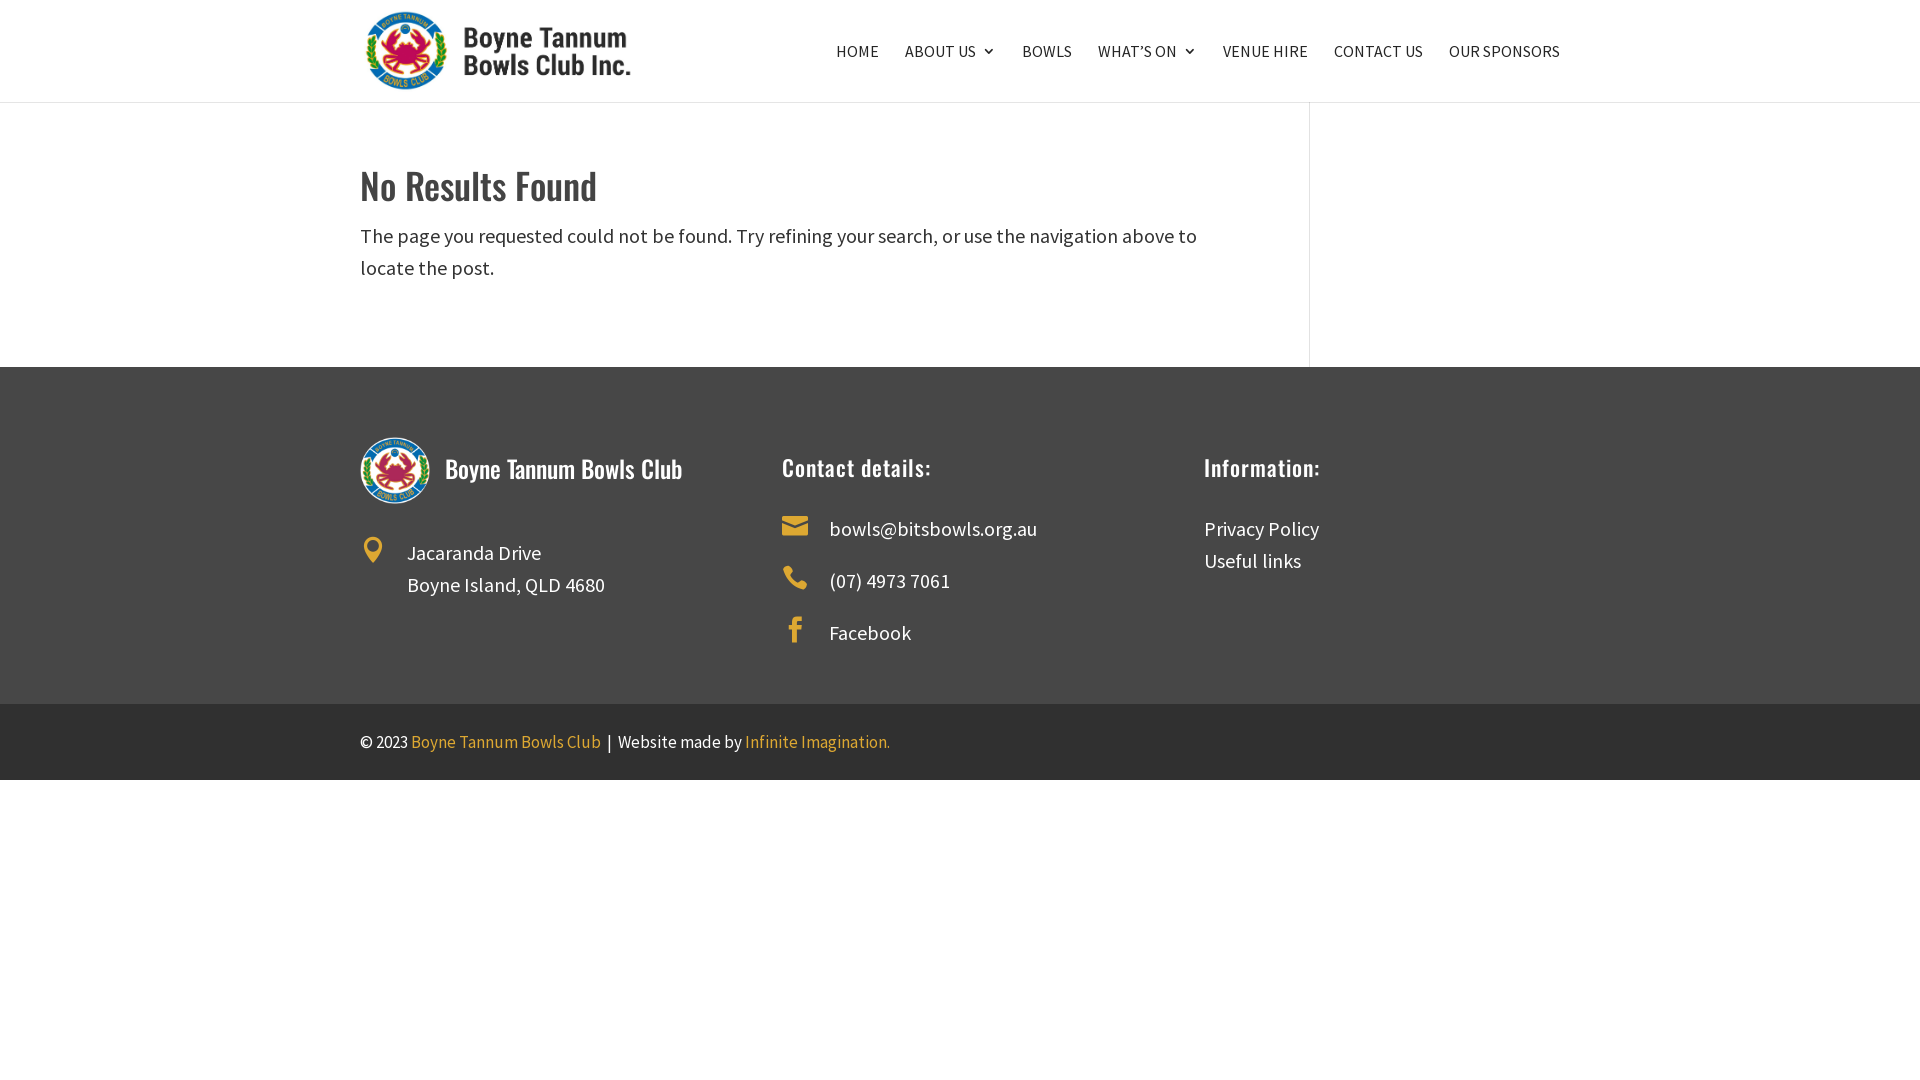 This screenshot has height=1080, width=1920. What do you see at coordinates (835, 72) in the screenshot?
I see `'HOME'` at bounding box center [835, 72].